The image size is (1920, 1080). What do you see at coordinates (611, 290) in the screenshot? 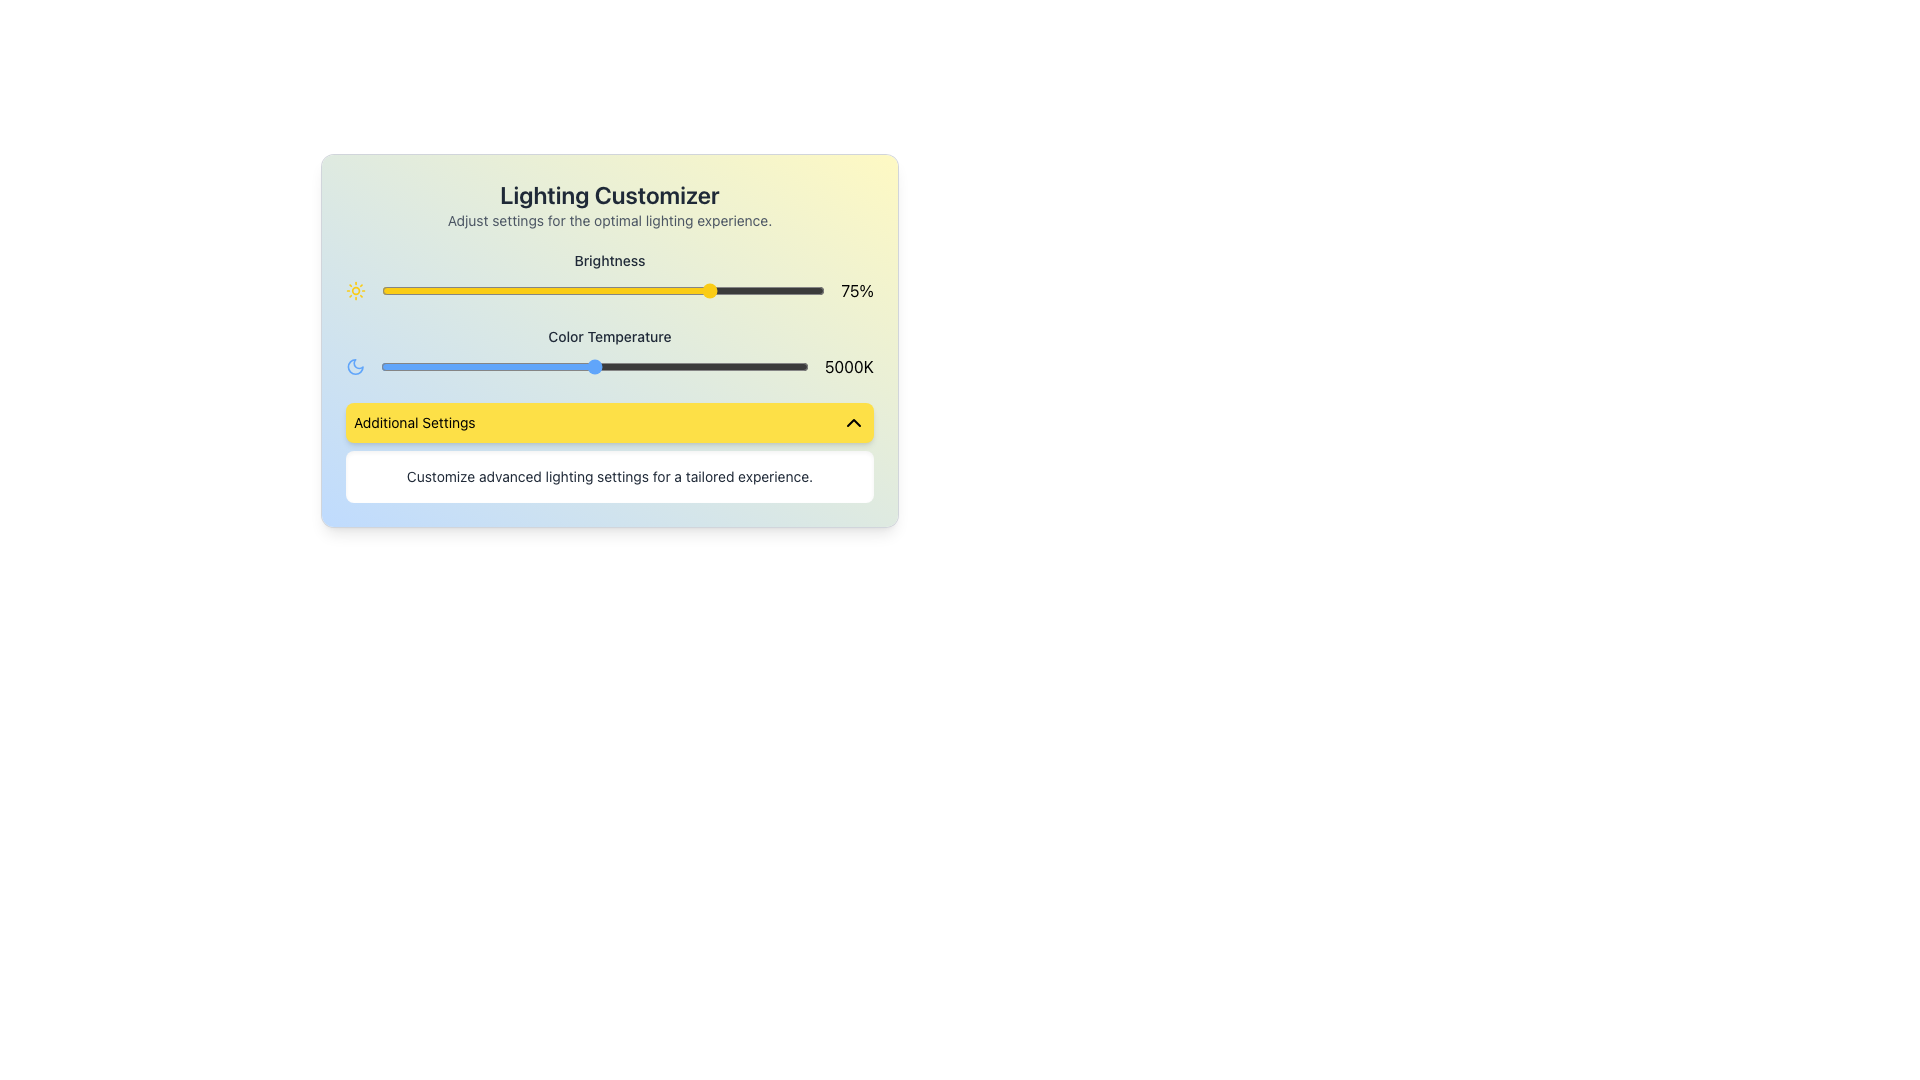
I see `the brightness level` at bounding box center [611, 290].